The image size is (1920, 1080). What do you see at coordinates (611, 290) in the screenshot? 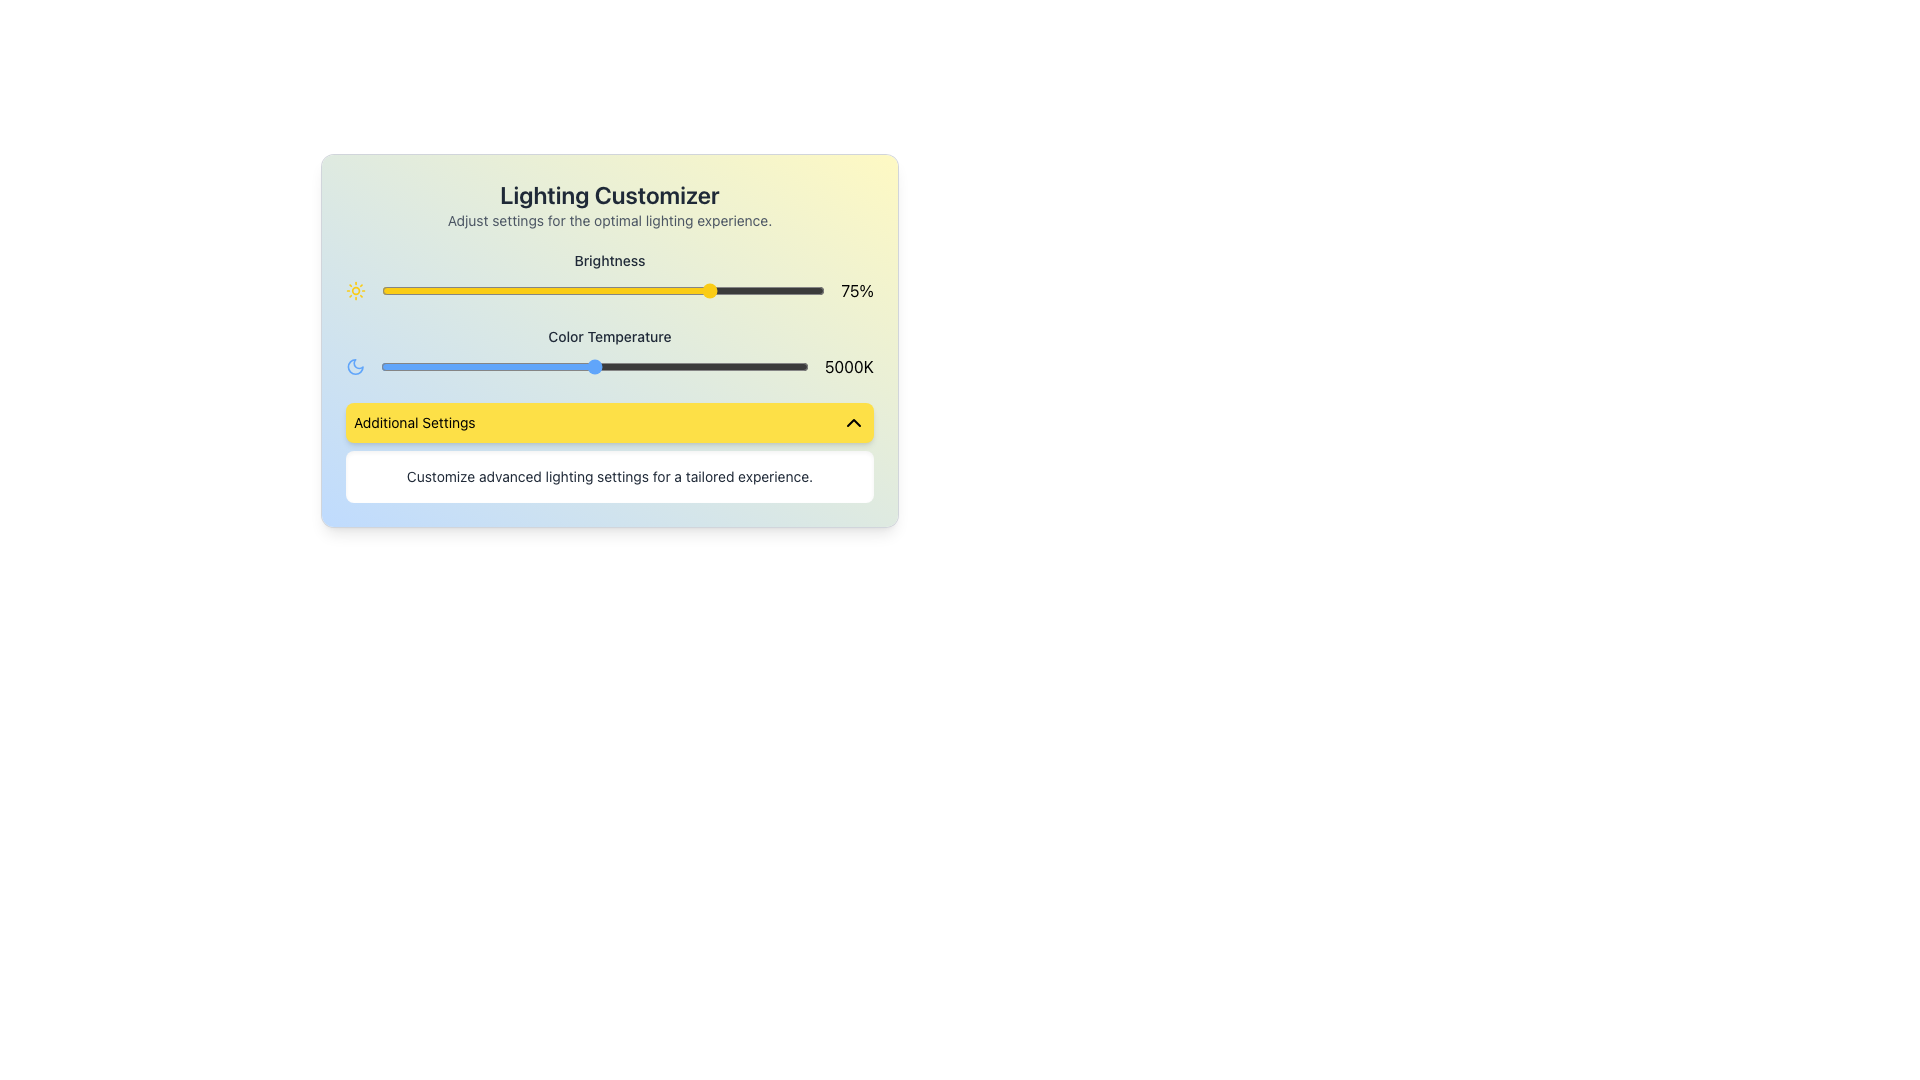
I see `the brightness level` at bounding box center [611, 290].